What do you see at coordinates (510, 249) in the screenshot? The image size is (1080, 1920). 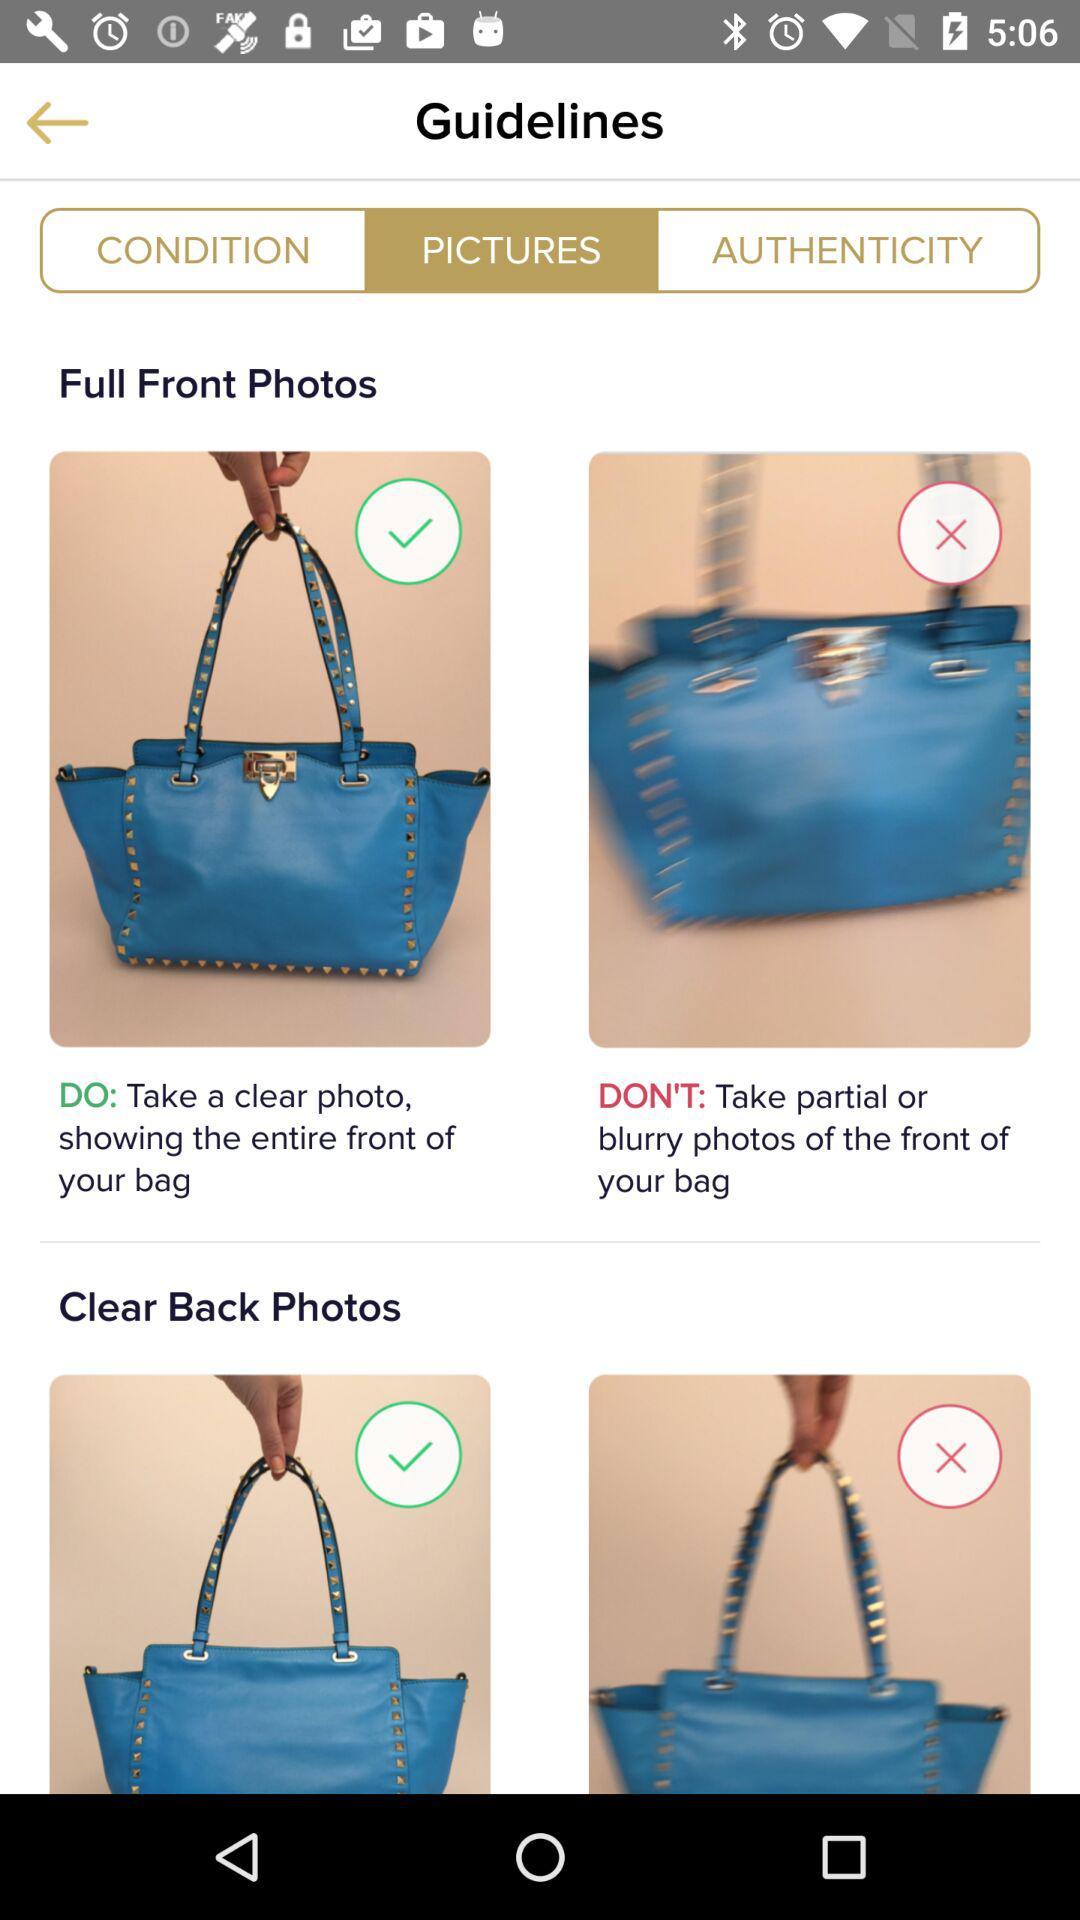 I see `pictures item` at bounding box center [510, 249].